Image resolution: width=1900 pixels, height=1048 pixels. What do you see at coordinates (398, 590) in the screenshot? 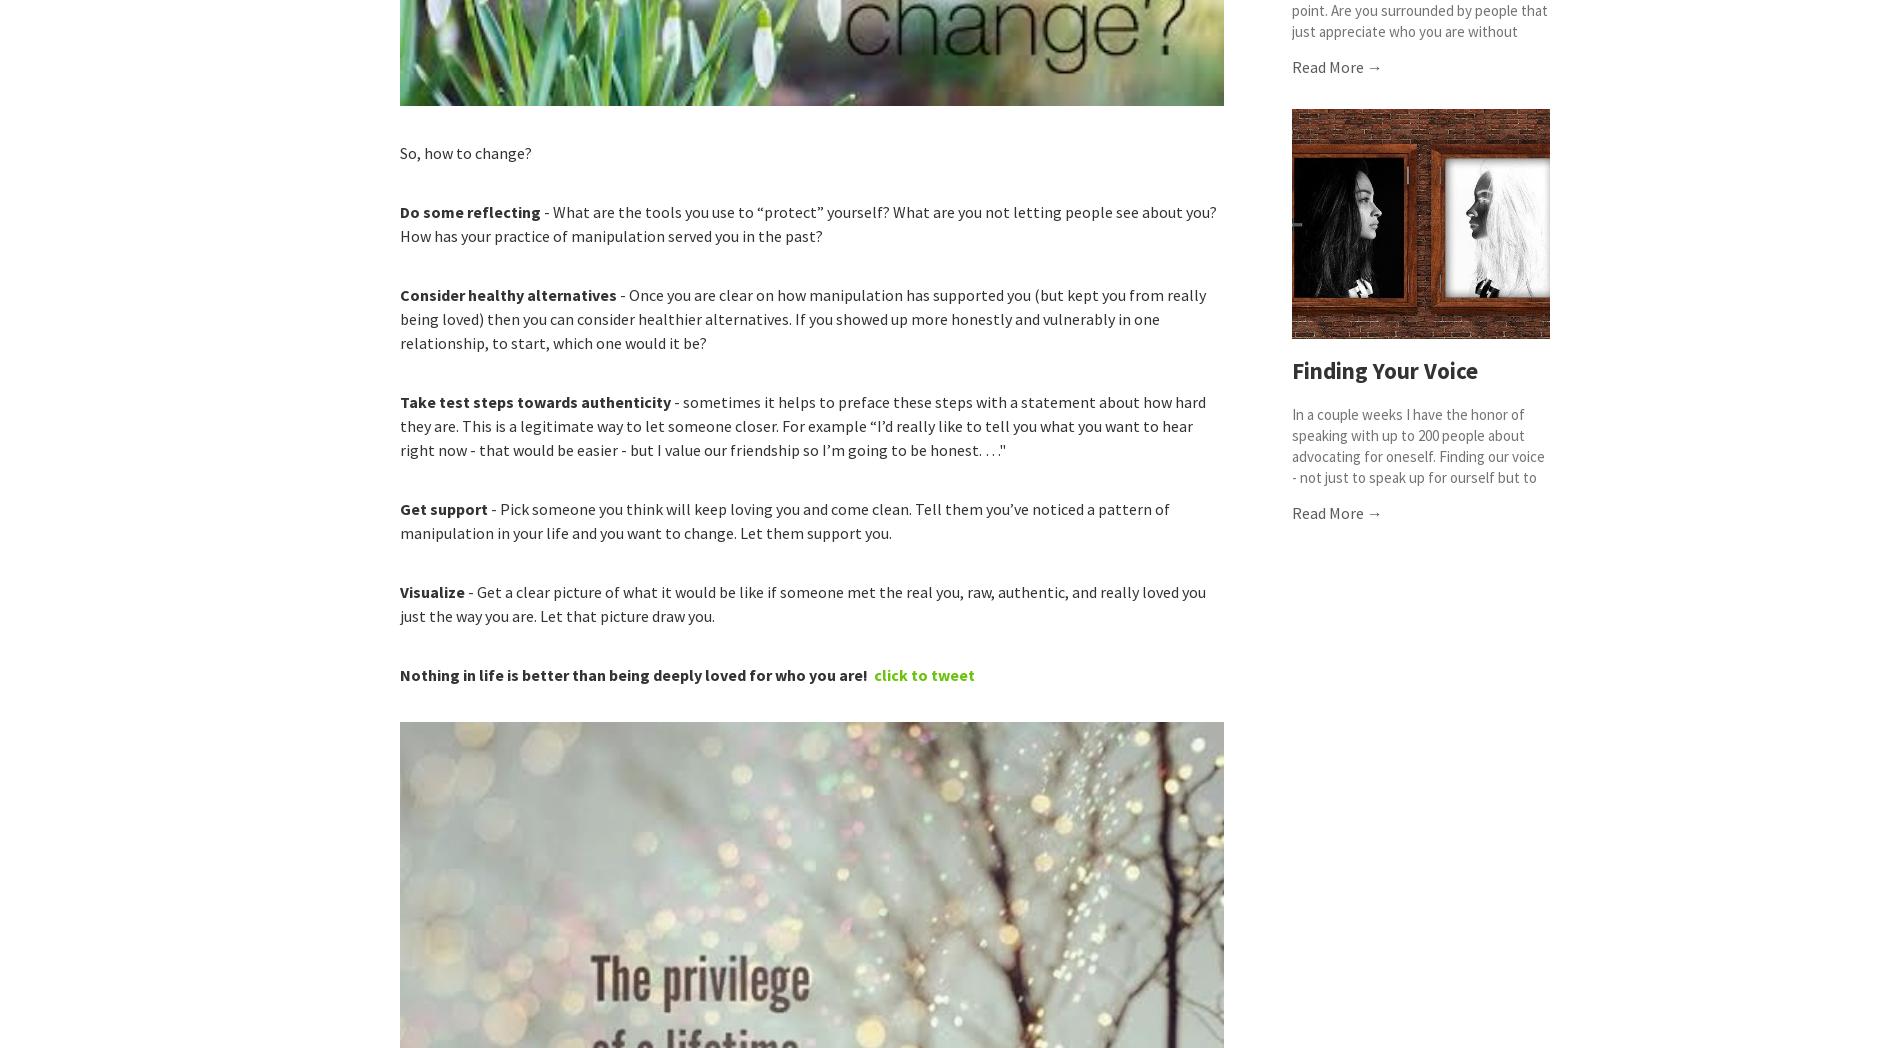
I see `'Visualize'` at bounding box center [398, 590].